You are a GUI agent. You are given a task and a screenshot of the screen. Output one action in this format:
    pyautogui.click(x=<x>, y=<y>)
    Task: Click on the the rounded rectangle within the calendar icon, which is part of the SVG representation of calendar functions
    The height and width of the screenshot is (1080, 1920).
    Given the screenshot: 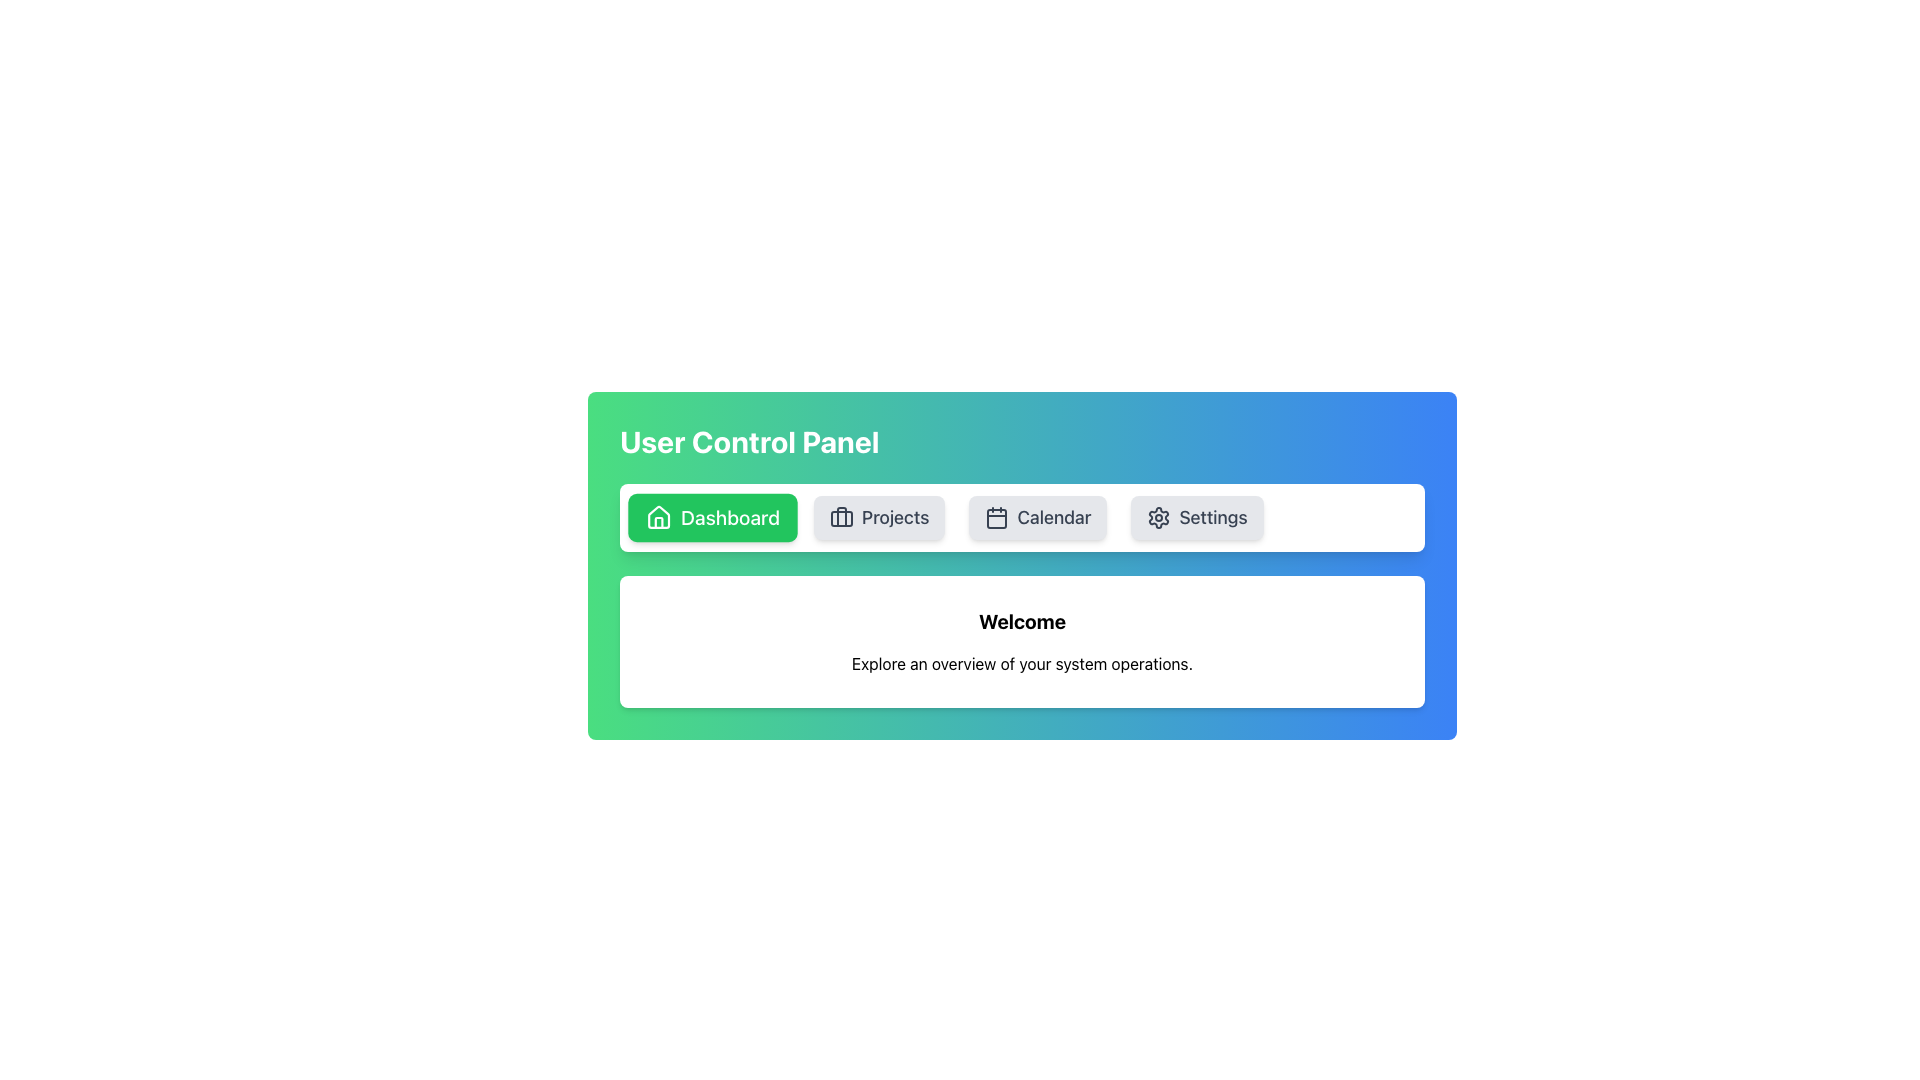 What is the action you would take?
    pyautogui.click(x=997, y=518)
    